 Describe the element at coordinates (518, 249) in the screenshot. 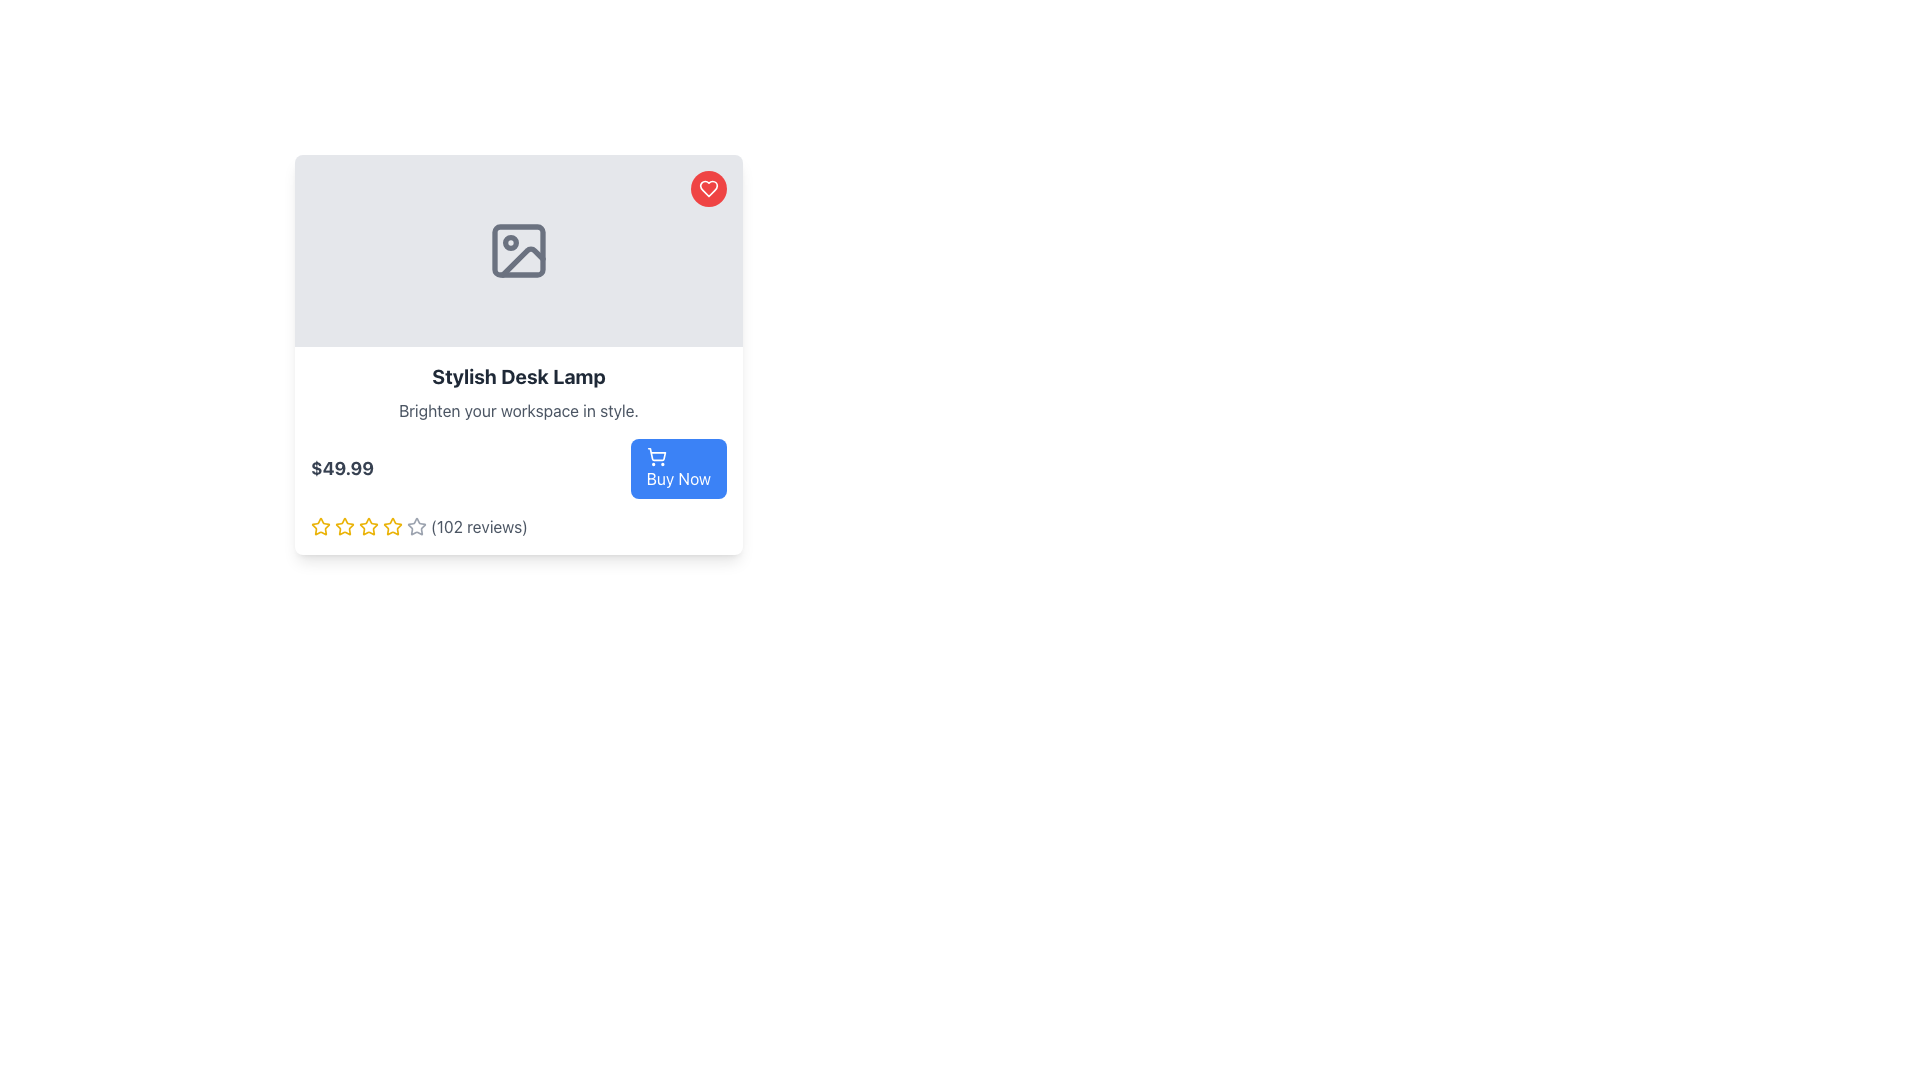

I see `the SVG rectangle with rounded corners located centrally within the photo icon` at that location.